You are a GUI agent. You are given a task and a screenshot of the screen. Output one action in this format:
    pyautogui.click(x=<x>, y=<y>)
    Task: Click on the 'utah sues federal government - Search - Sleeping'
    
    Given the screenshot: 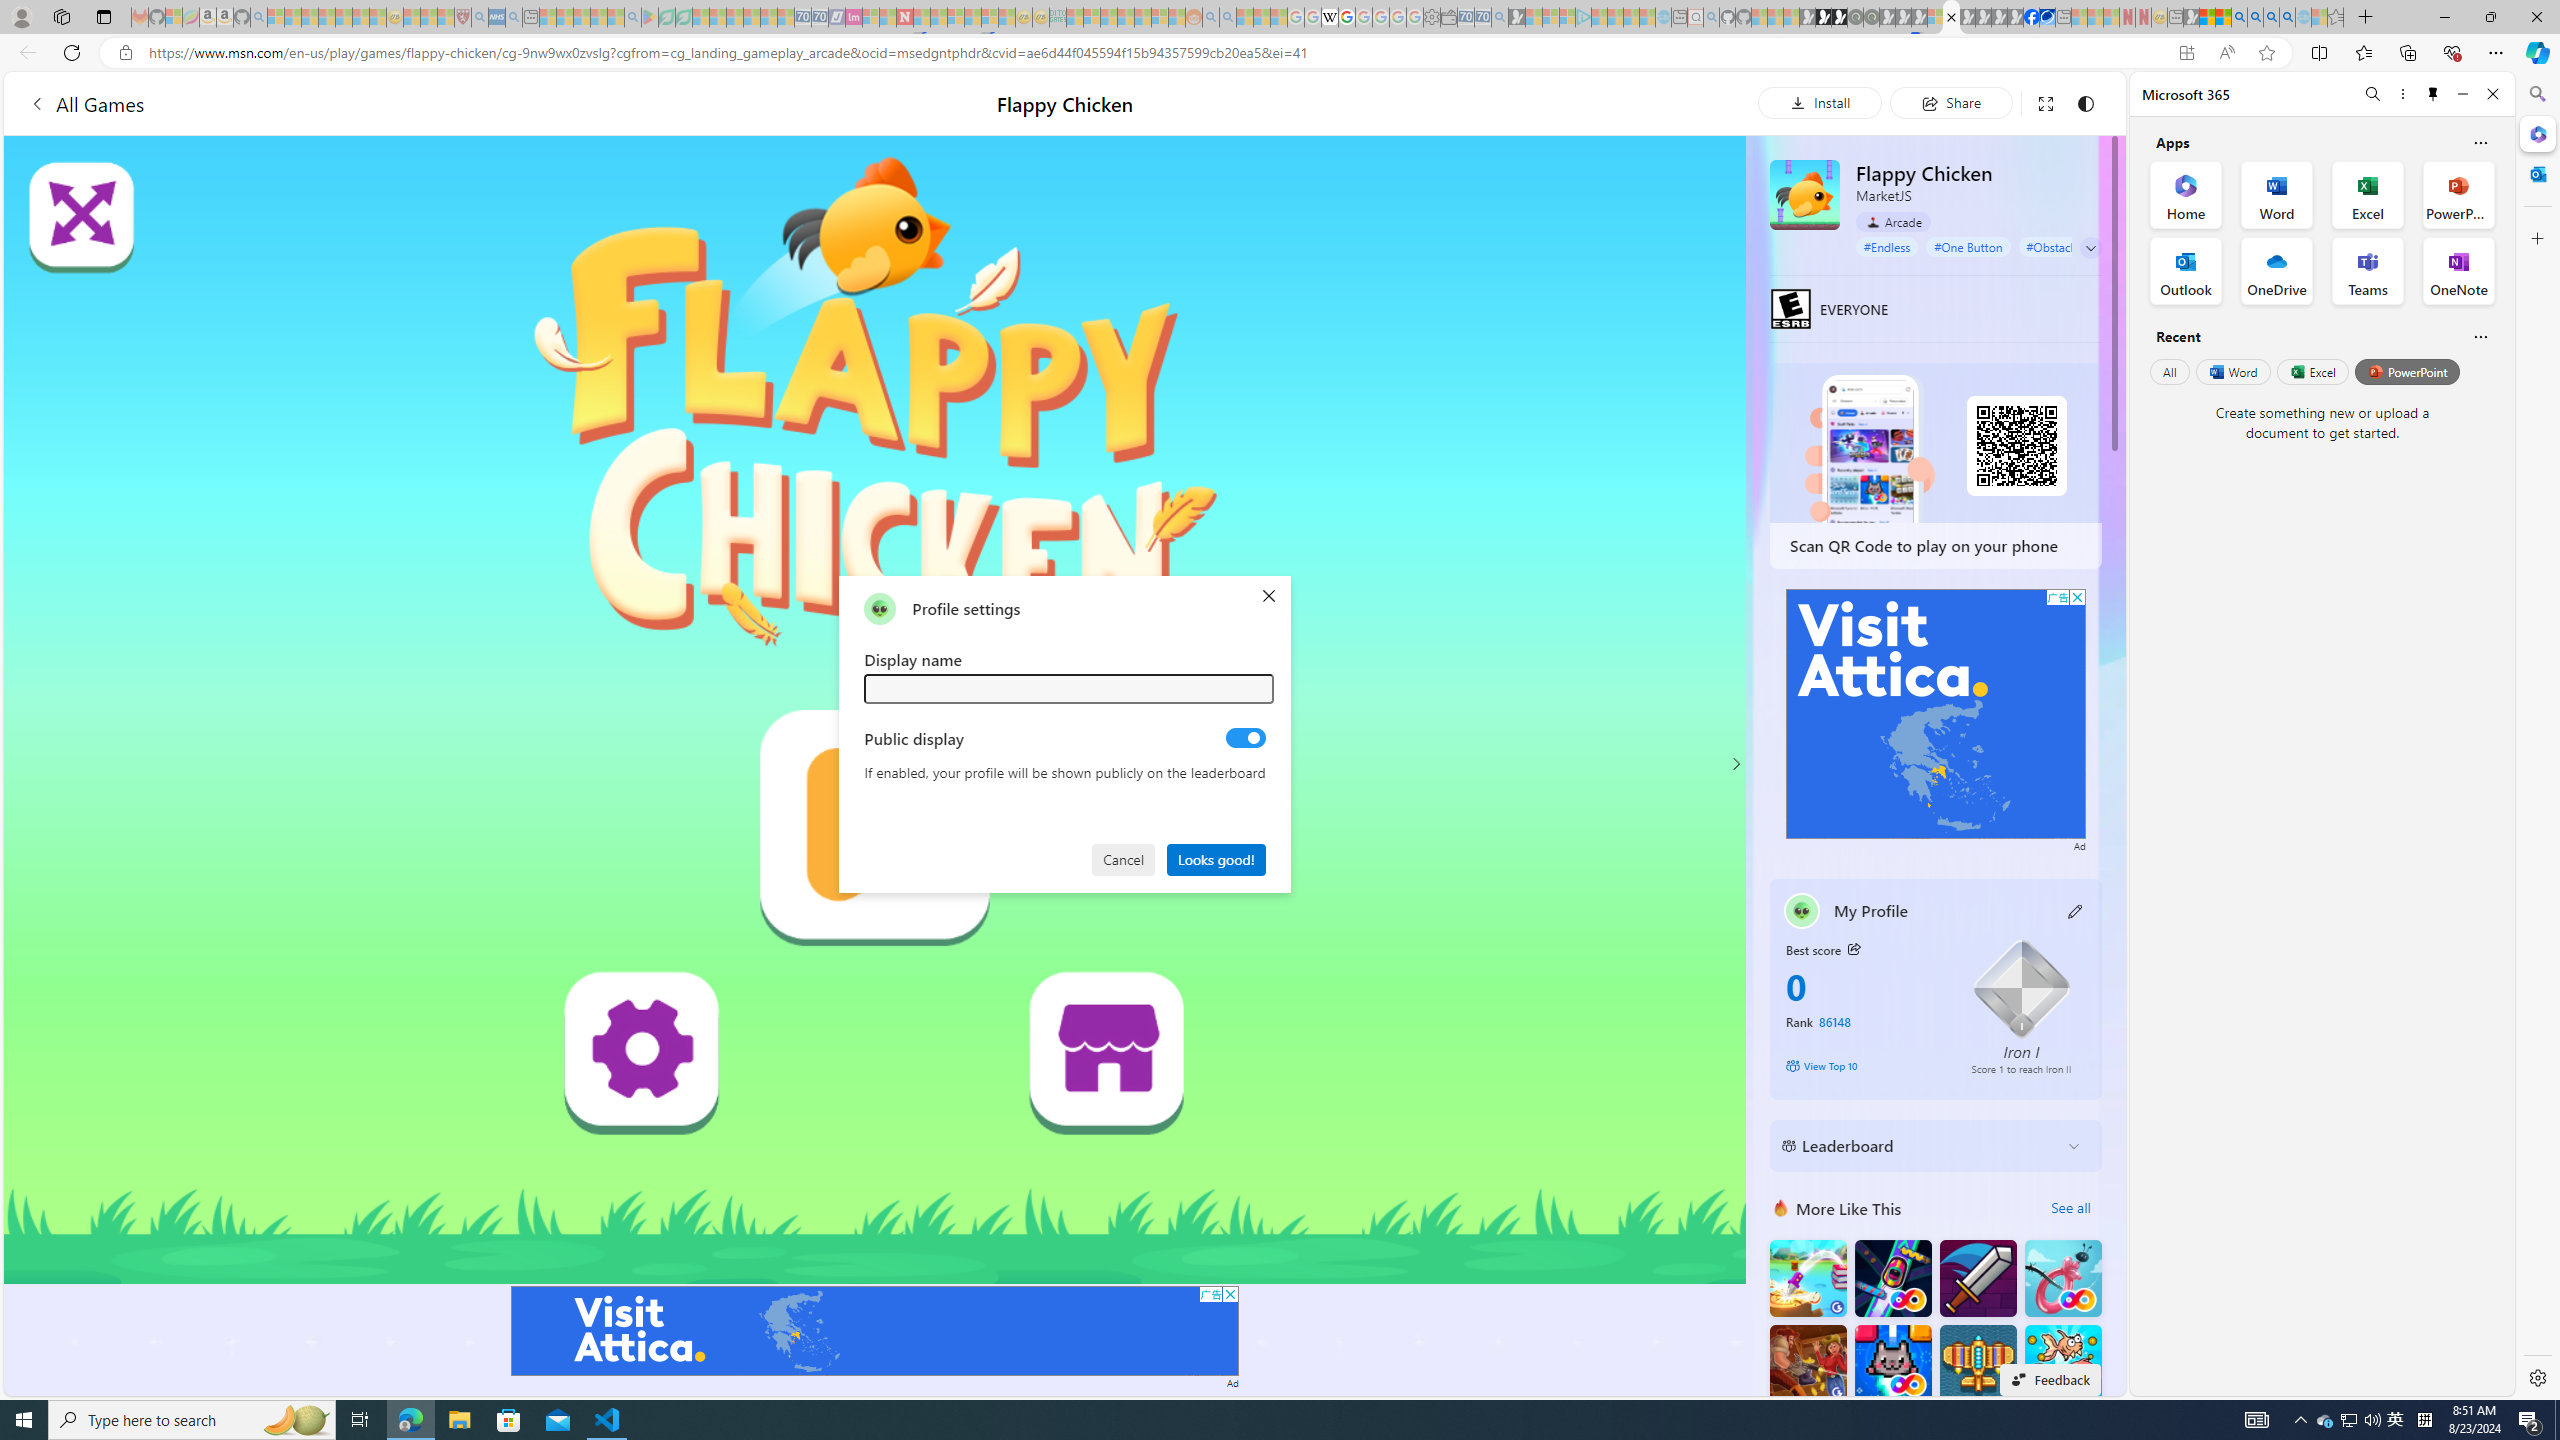 What is the action you would take?
    pyautogui.click(x=513, y=16)
    